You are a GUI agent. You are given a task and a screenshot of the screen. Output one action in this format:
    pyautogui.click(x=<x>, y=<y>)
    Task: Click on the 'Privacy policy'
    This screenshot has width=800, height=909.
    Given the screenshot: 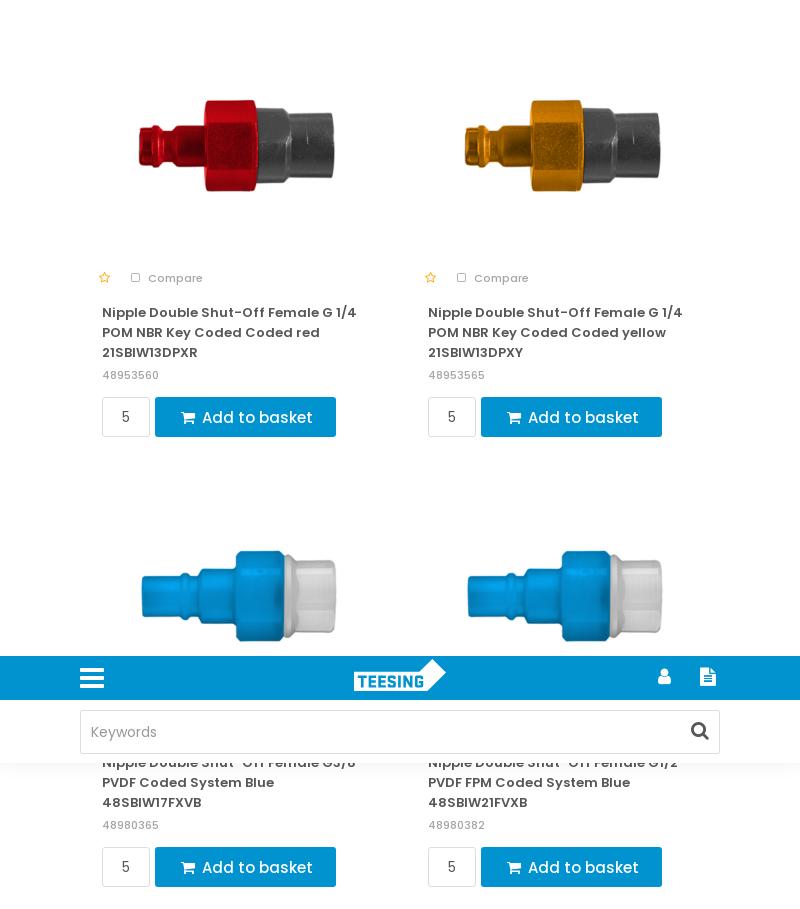 What is the action you would take?
    pyautogui.click(x=136, y=92)
    